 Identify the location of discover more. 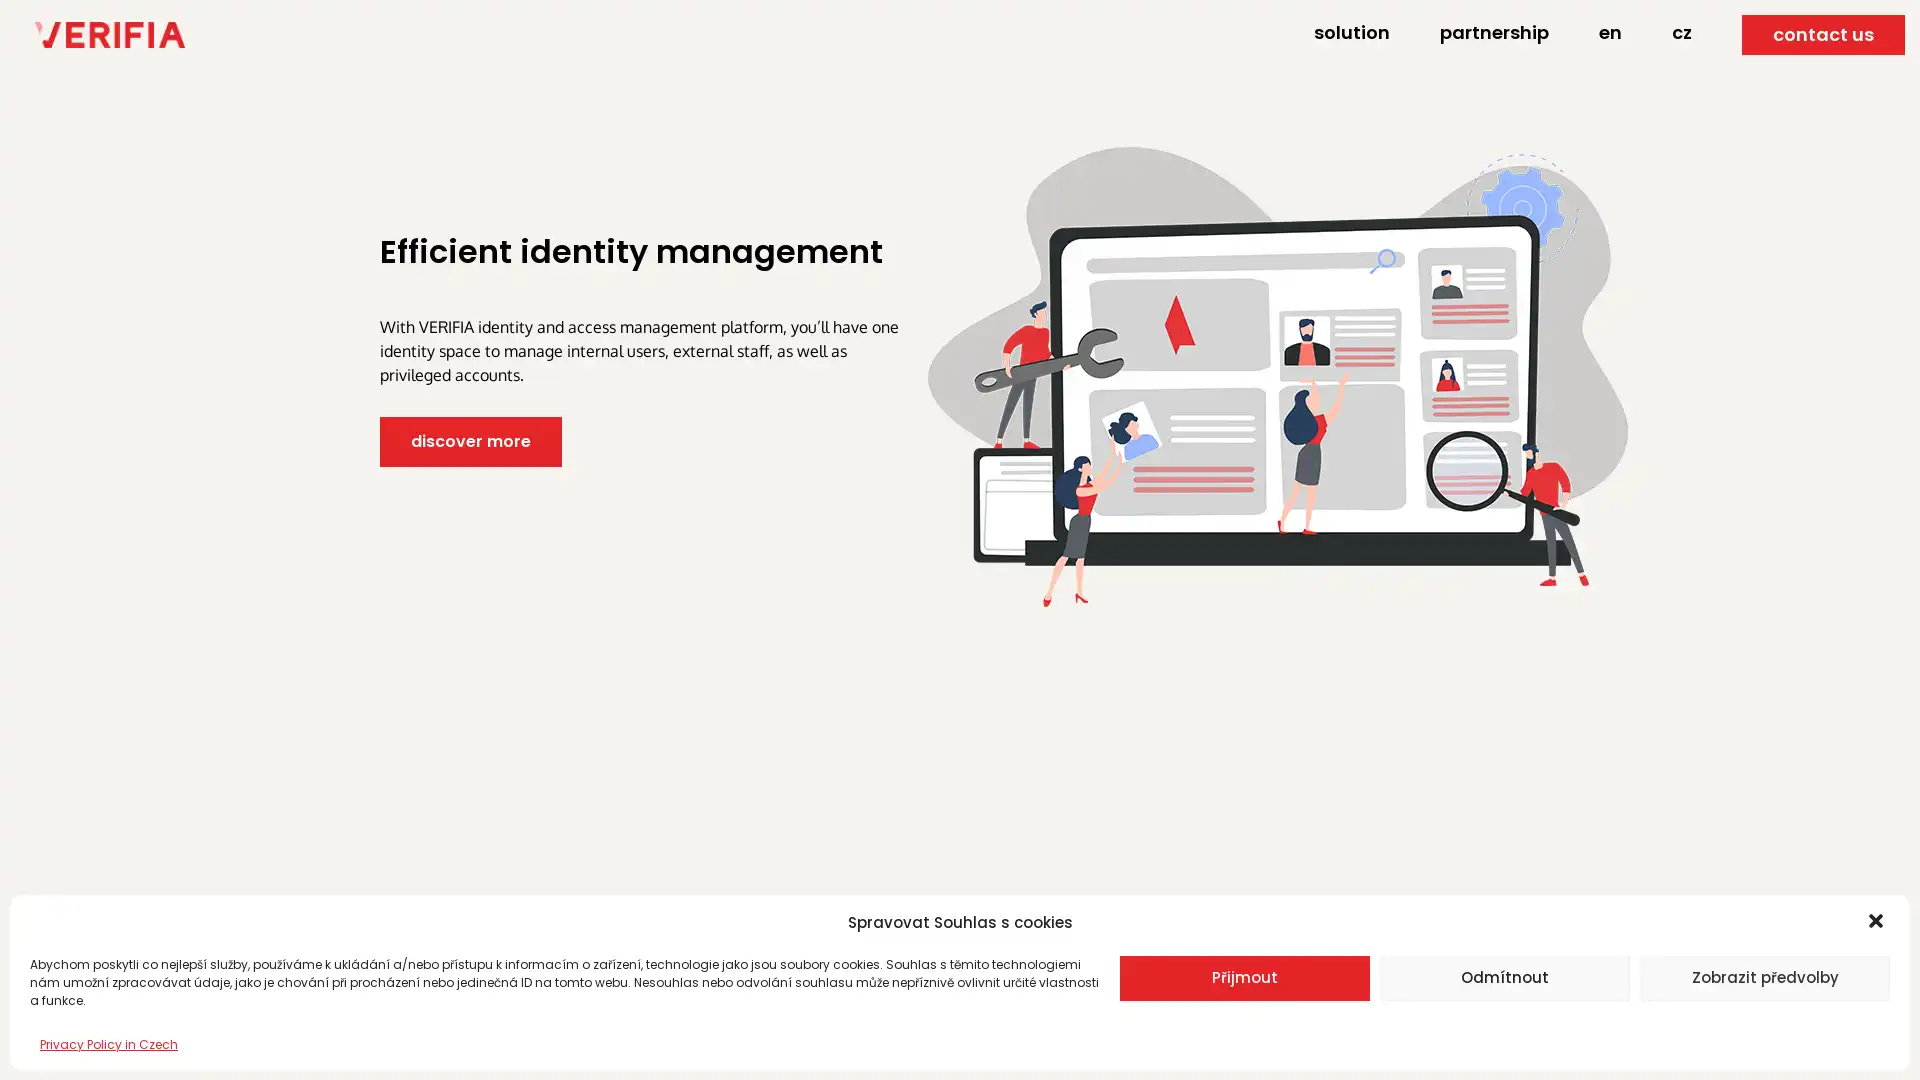
(469, 441).